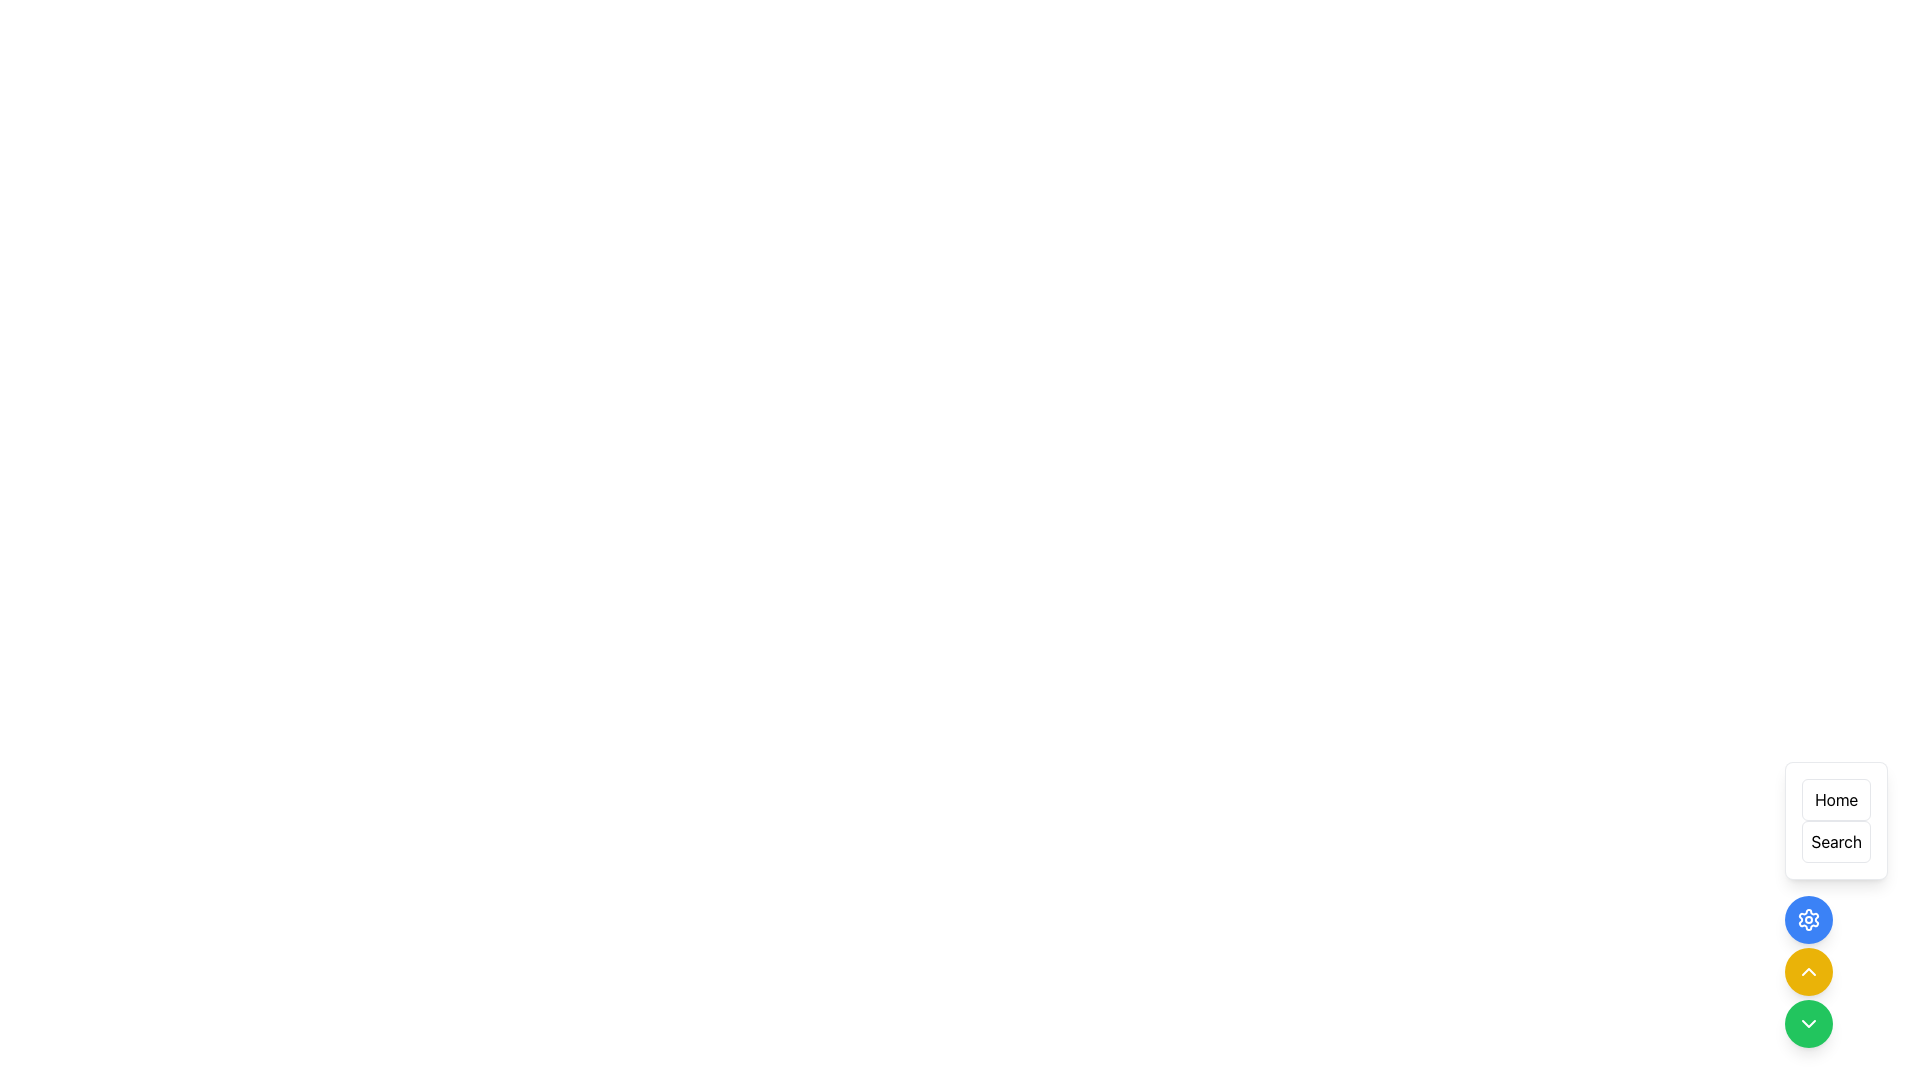 The width and height of the screenshot is (1920, 1080). I want to click on the circular yellow button with a white chevron pointing upwards, which is the second button from the bottom in the stack of buttons, so click(1809, 971).